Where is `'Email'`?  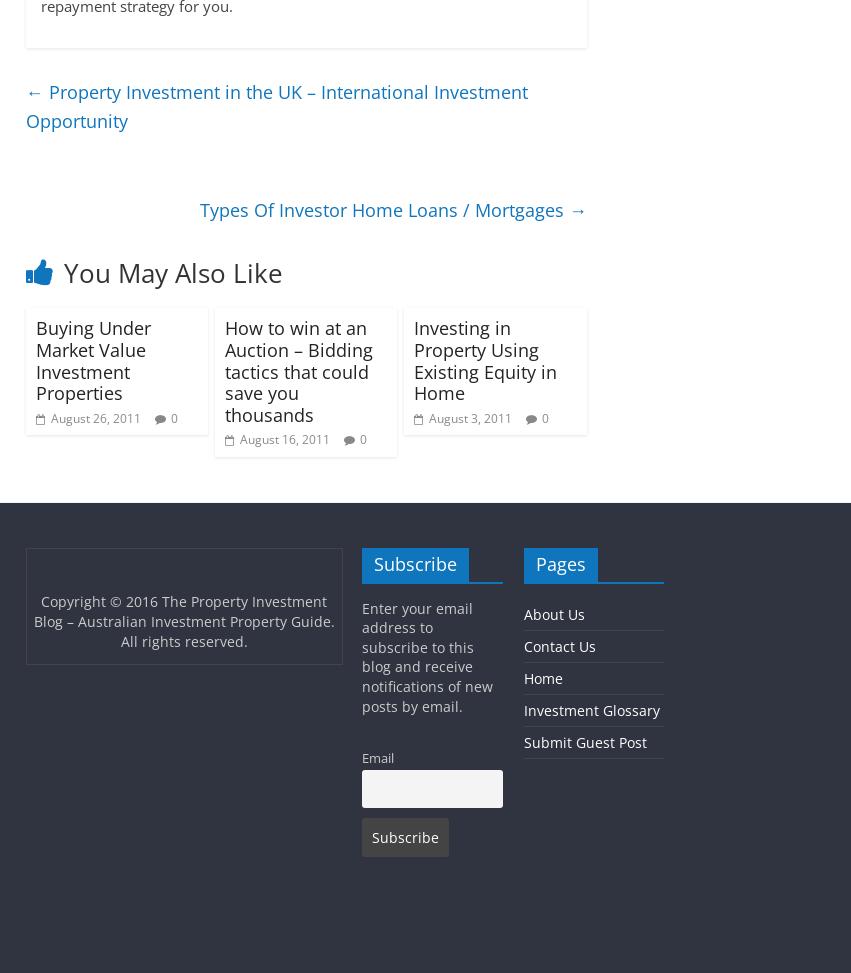 'Email' is located at coordinates (378, 757).